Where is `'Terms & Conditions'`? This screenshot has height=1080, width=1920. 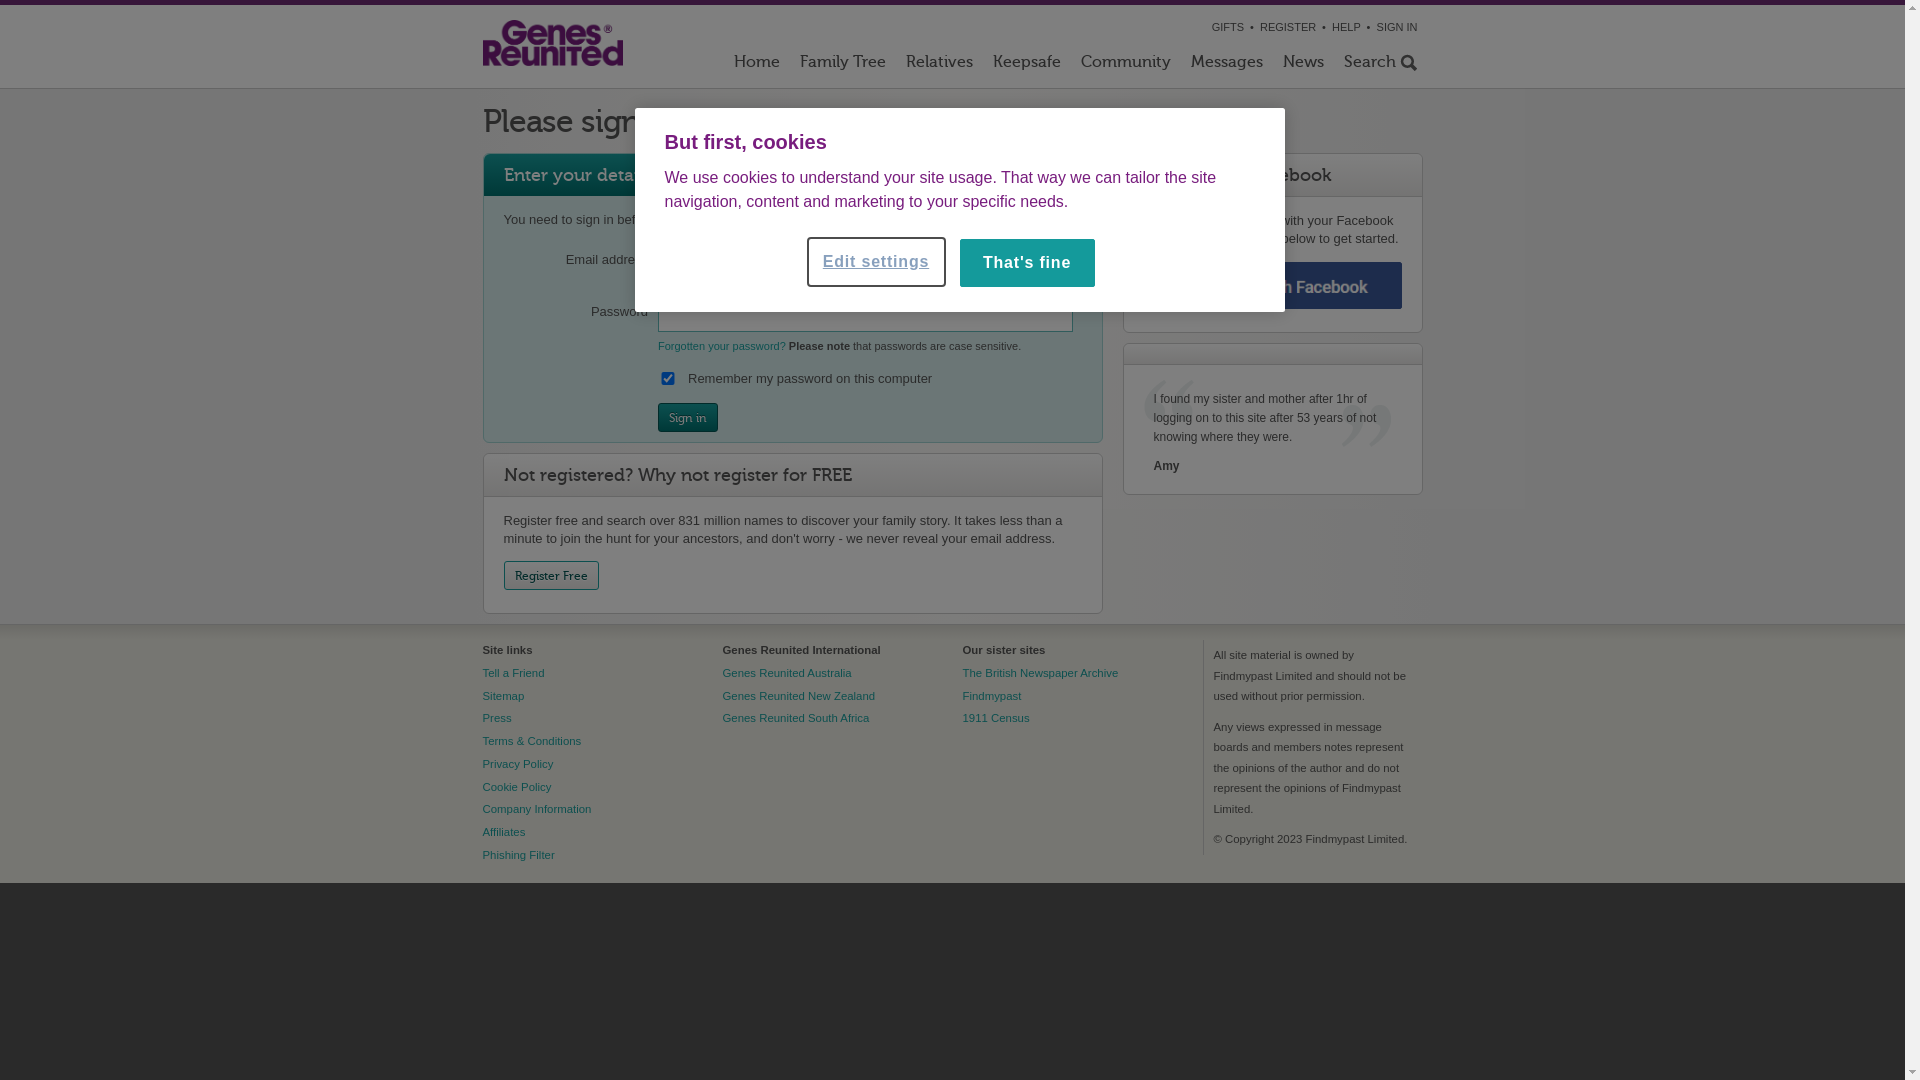 'Terms & Conditions' is located at coordinates (481, 740).